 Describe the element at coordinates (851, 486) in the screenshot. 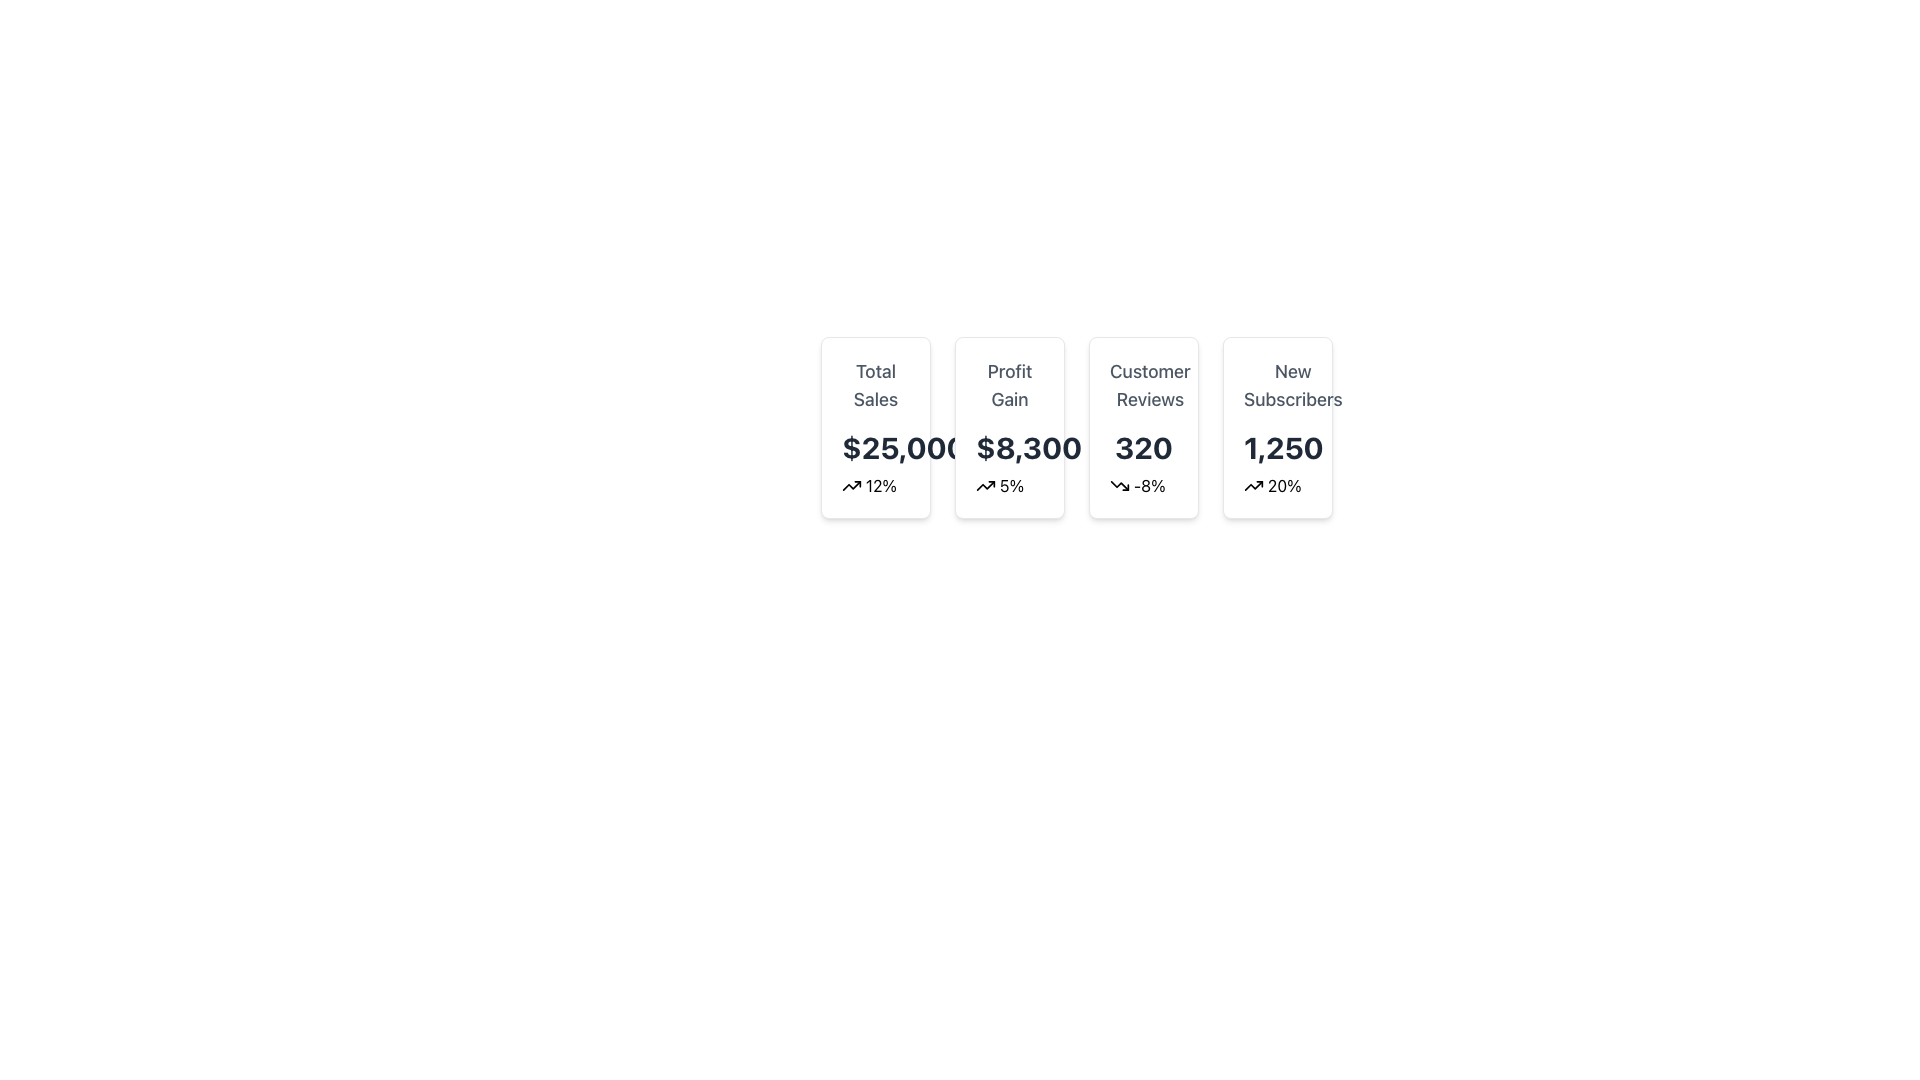

I see `the upward arrow icon located in the 'Total Sales' card, which visually indicates growth and is positioned below the '$25,000' value and adjacent to the '12%' percentage change text` at that location.